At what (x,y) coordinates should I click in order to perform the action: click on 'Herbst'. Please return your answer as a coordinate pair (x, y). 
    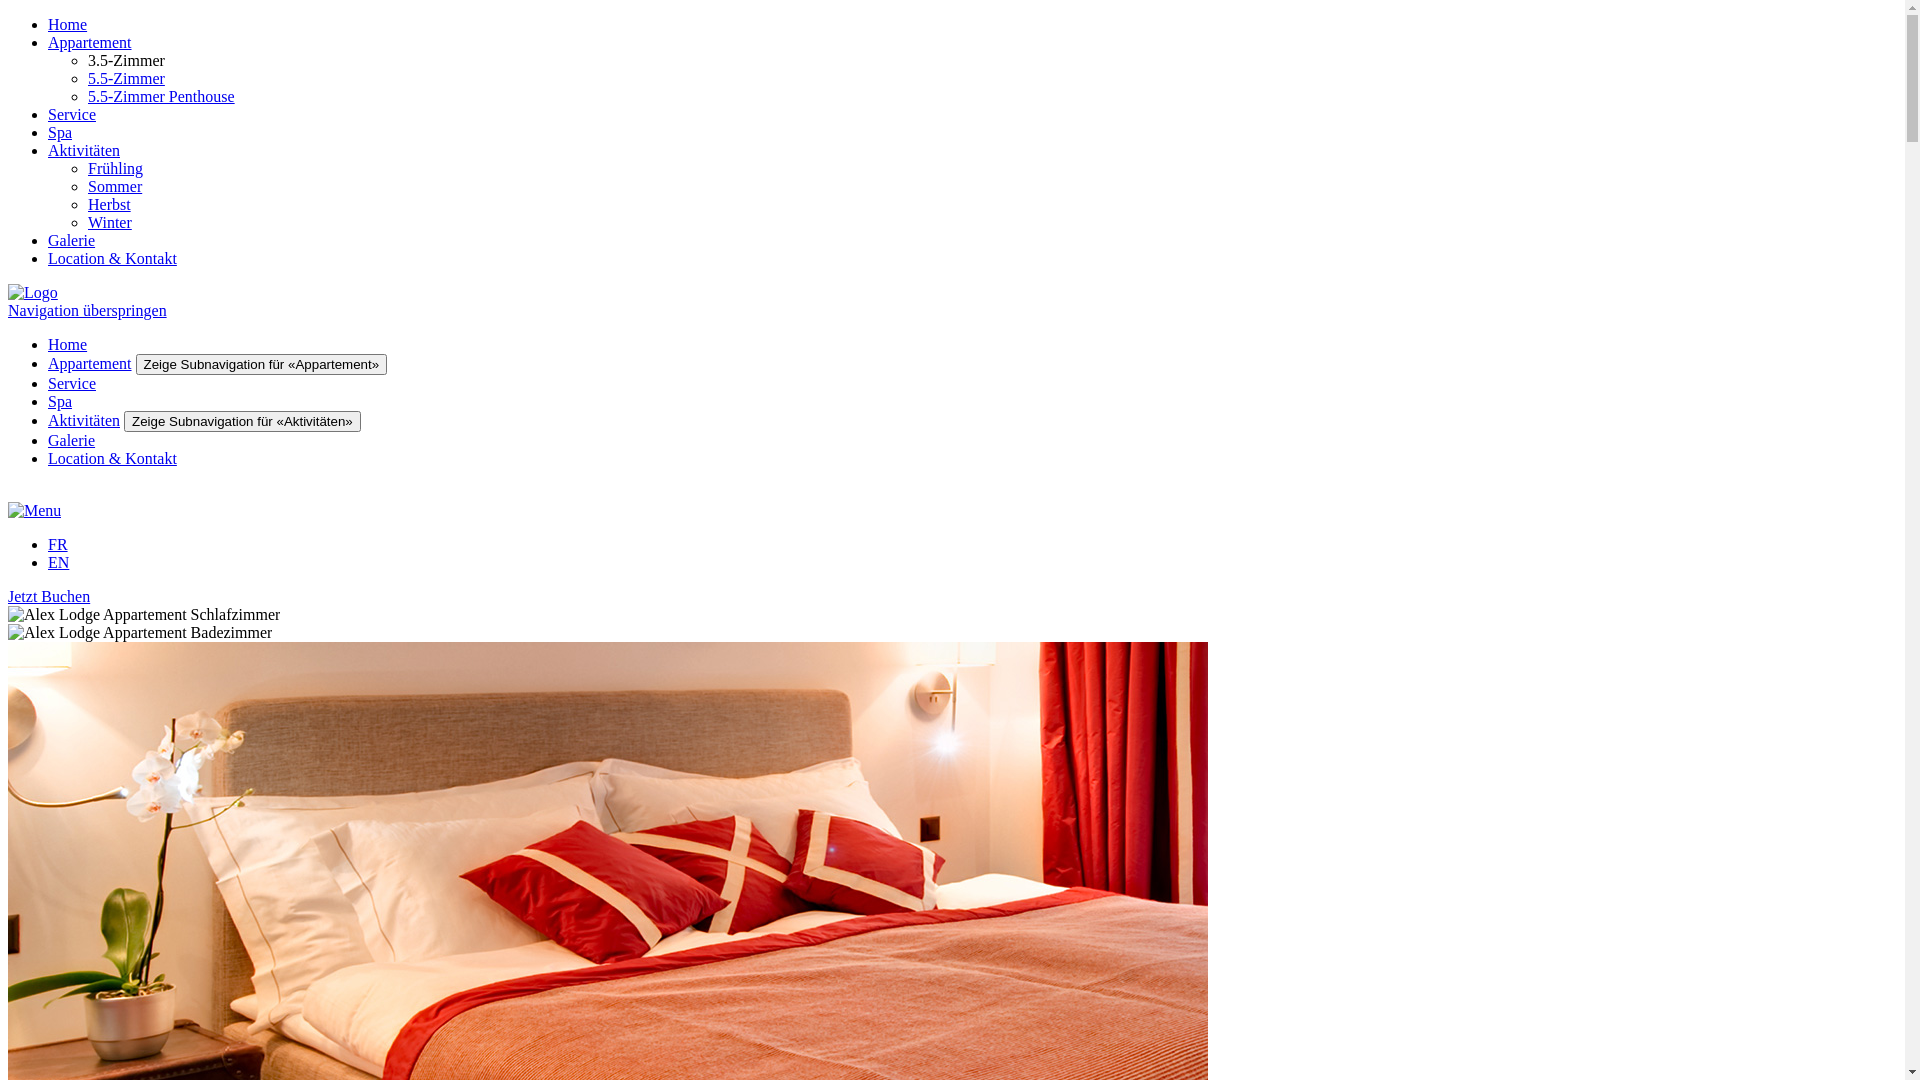
    Looking at the image, I should click on (108, 204).